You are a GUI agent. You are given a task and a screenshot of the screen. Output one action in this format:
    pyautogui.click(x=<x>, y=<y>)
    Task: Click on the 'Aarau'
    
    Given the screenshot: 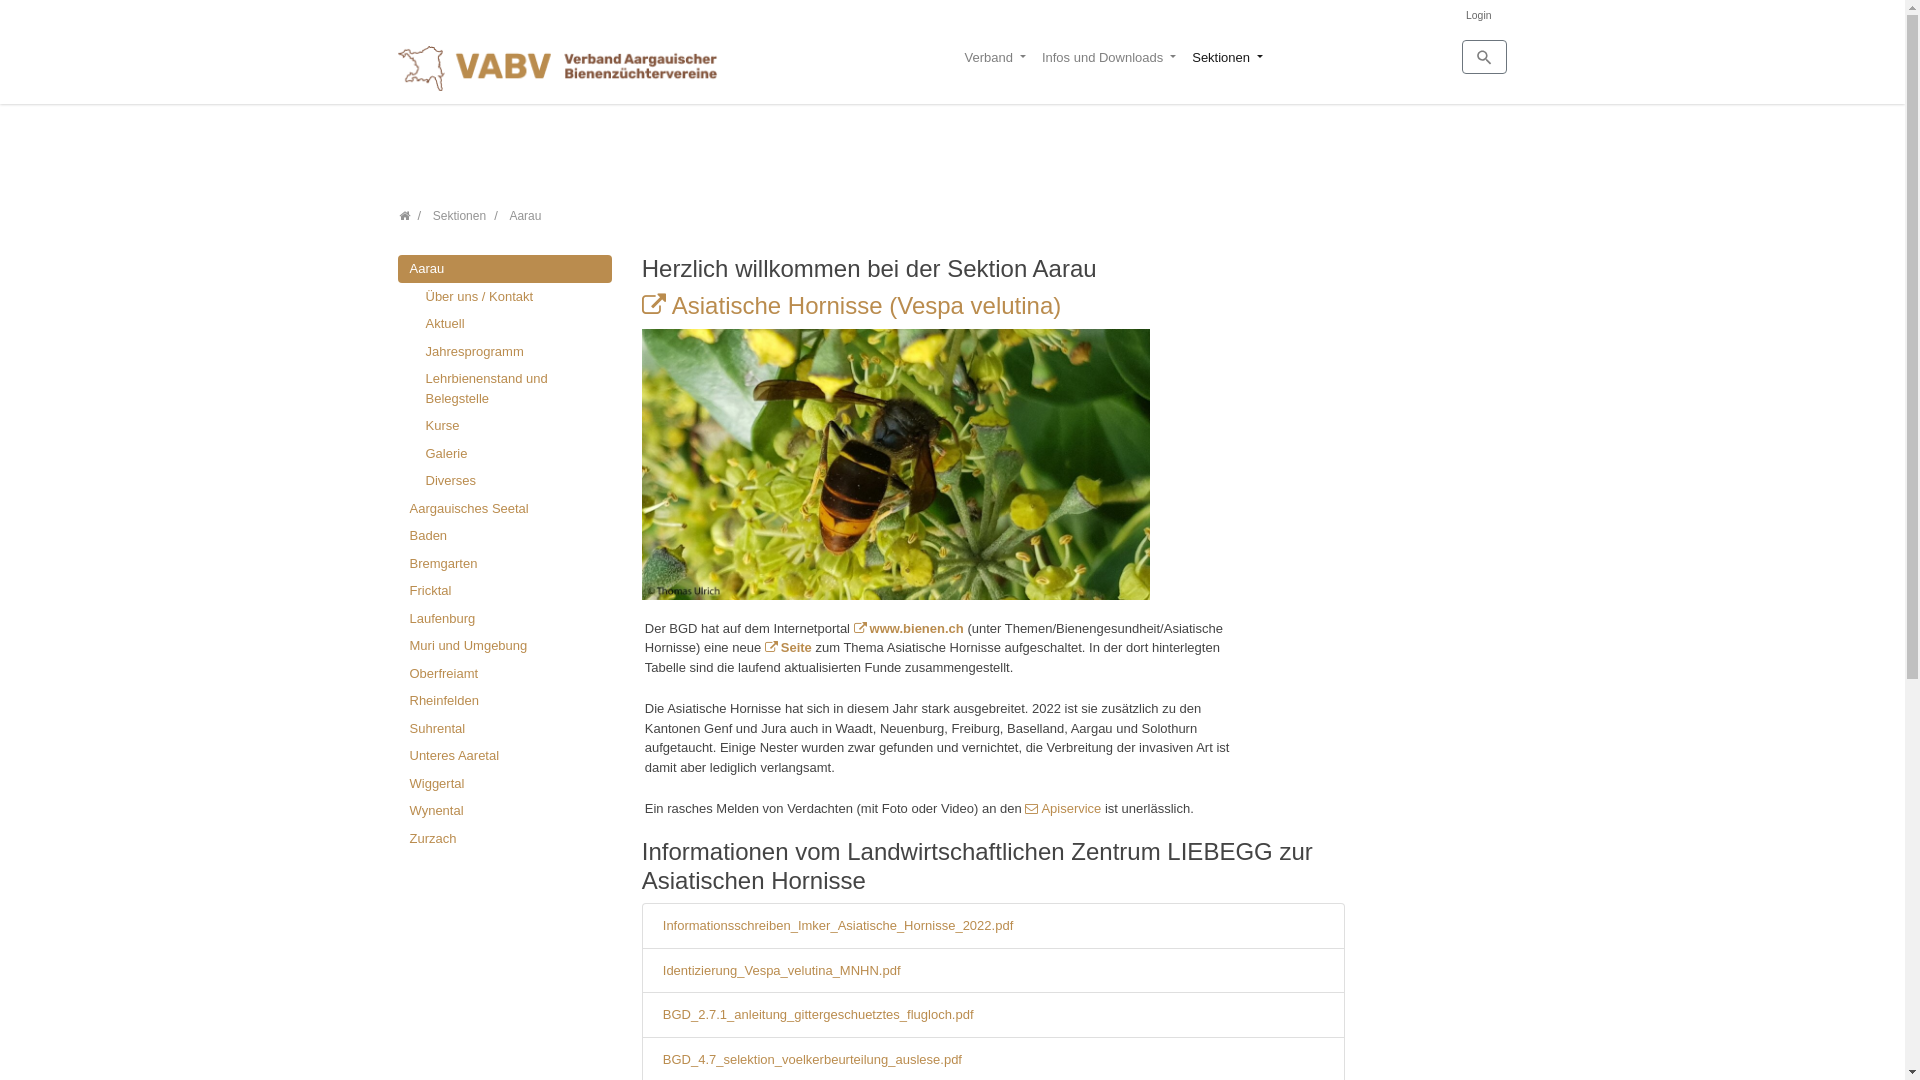 What is the action you would take?
    pyautogui.click(x=504, y=268)
    